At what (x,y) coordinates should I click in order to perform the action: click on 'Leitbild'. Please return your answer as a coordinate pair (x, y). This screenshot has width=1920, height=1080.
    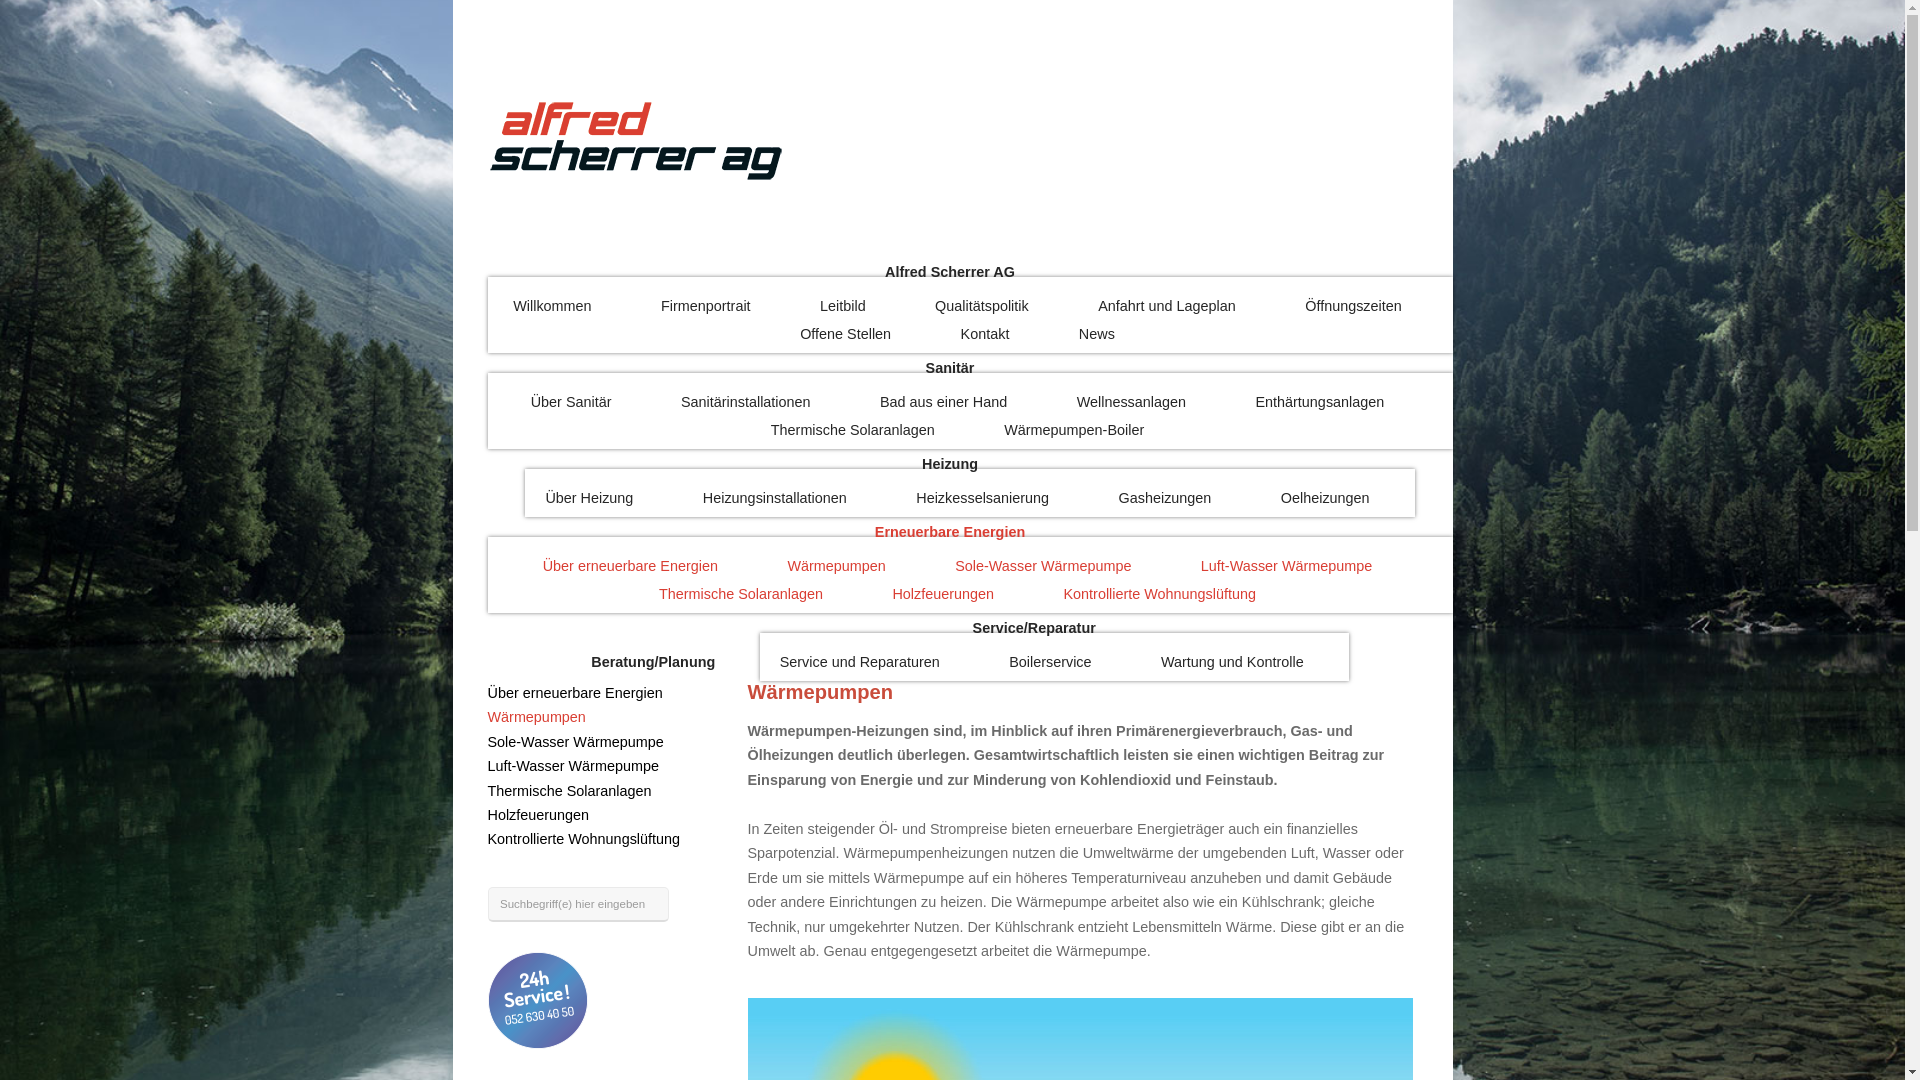
    Looking at the image, I should click on (843, 311).